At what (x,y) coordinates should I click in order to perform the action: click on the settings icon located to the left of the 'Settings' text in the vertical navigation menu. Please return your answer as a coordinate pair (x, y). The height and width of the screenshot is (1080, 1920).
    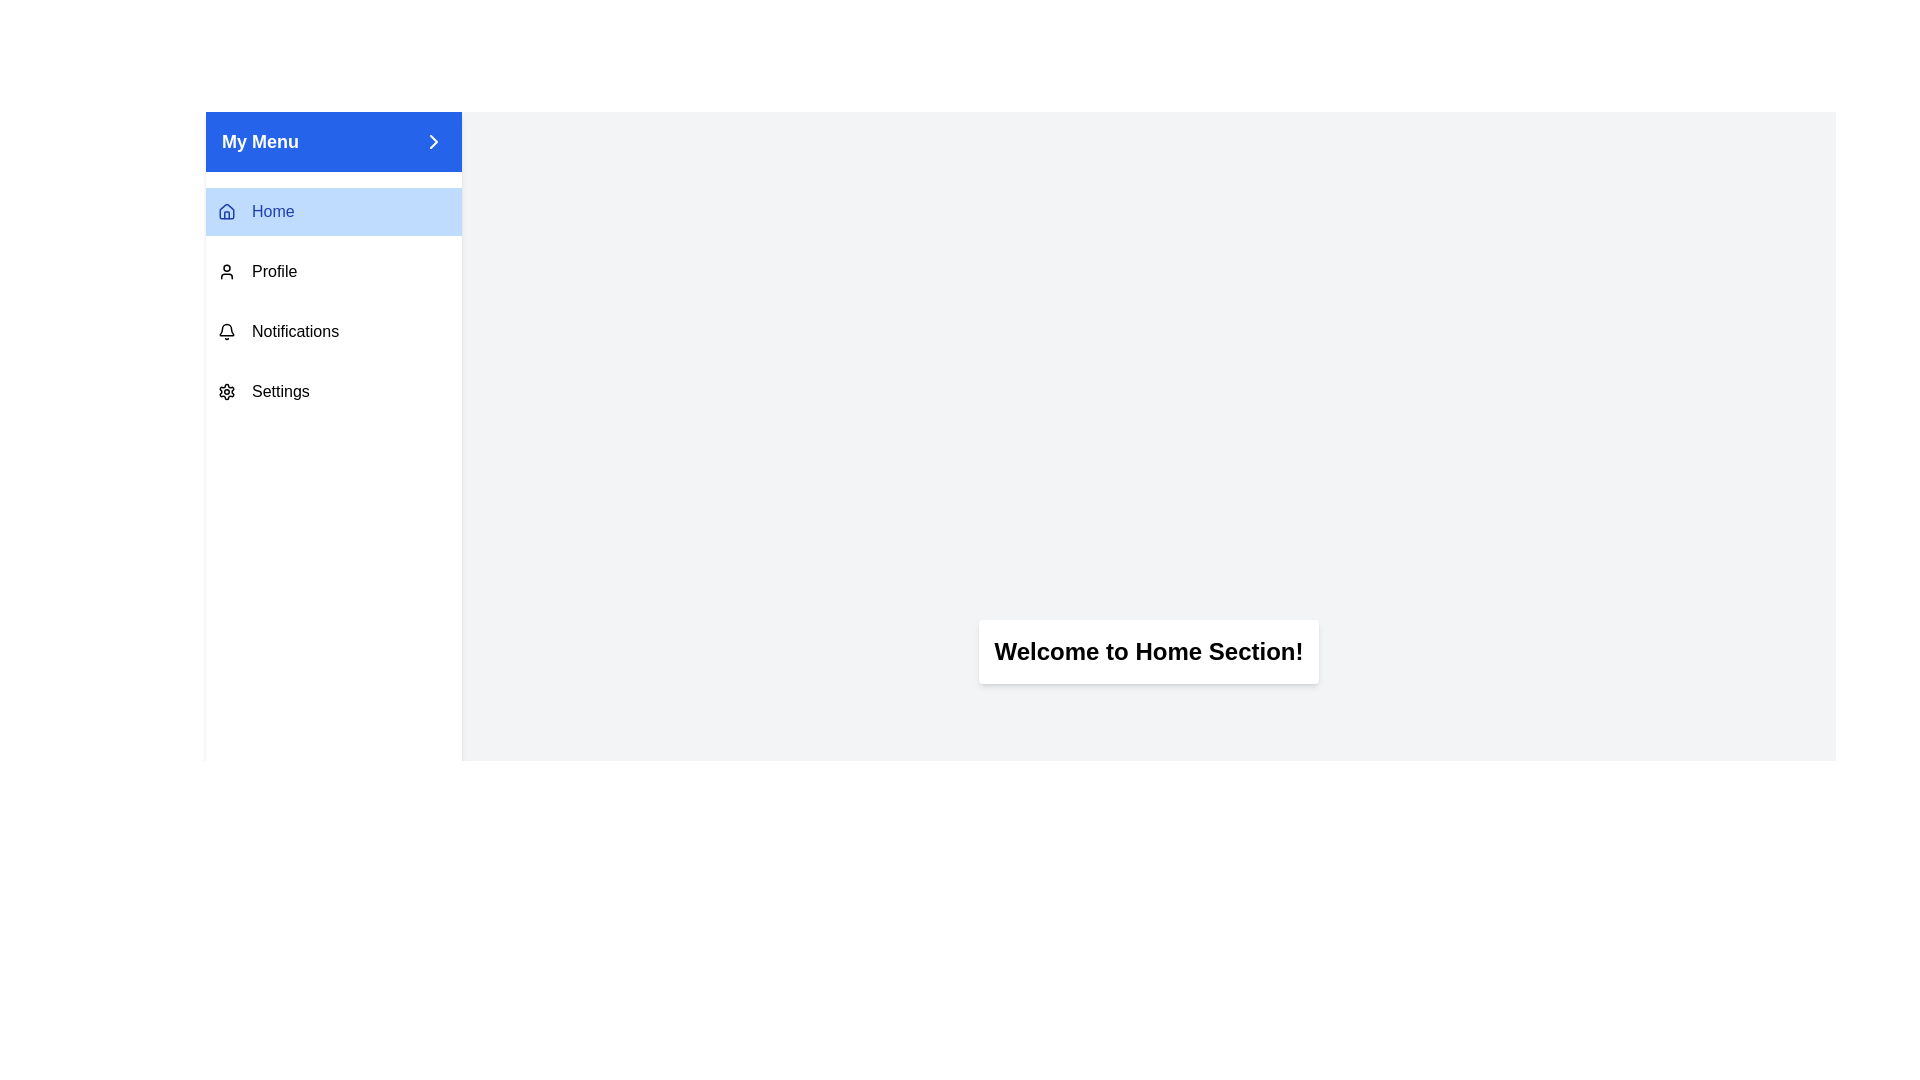
    Looking at the image, I should click on (226, 392).